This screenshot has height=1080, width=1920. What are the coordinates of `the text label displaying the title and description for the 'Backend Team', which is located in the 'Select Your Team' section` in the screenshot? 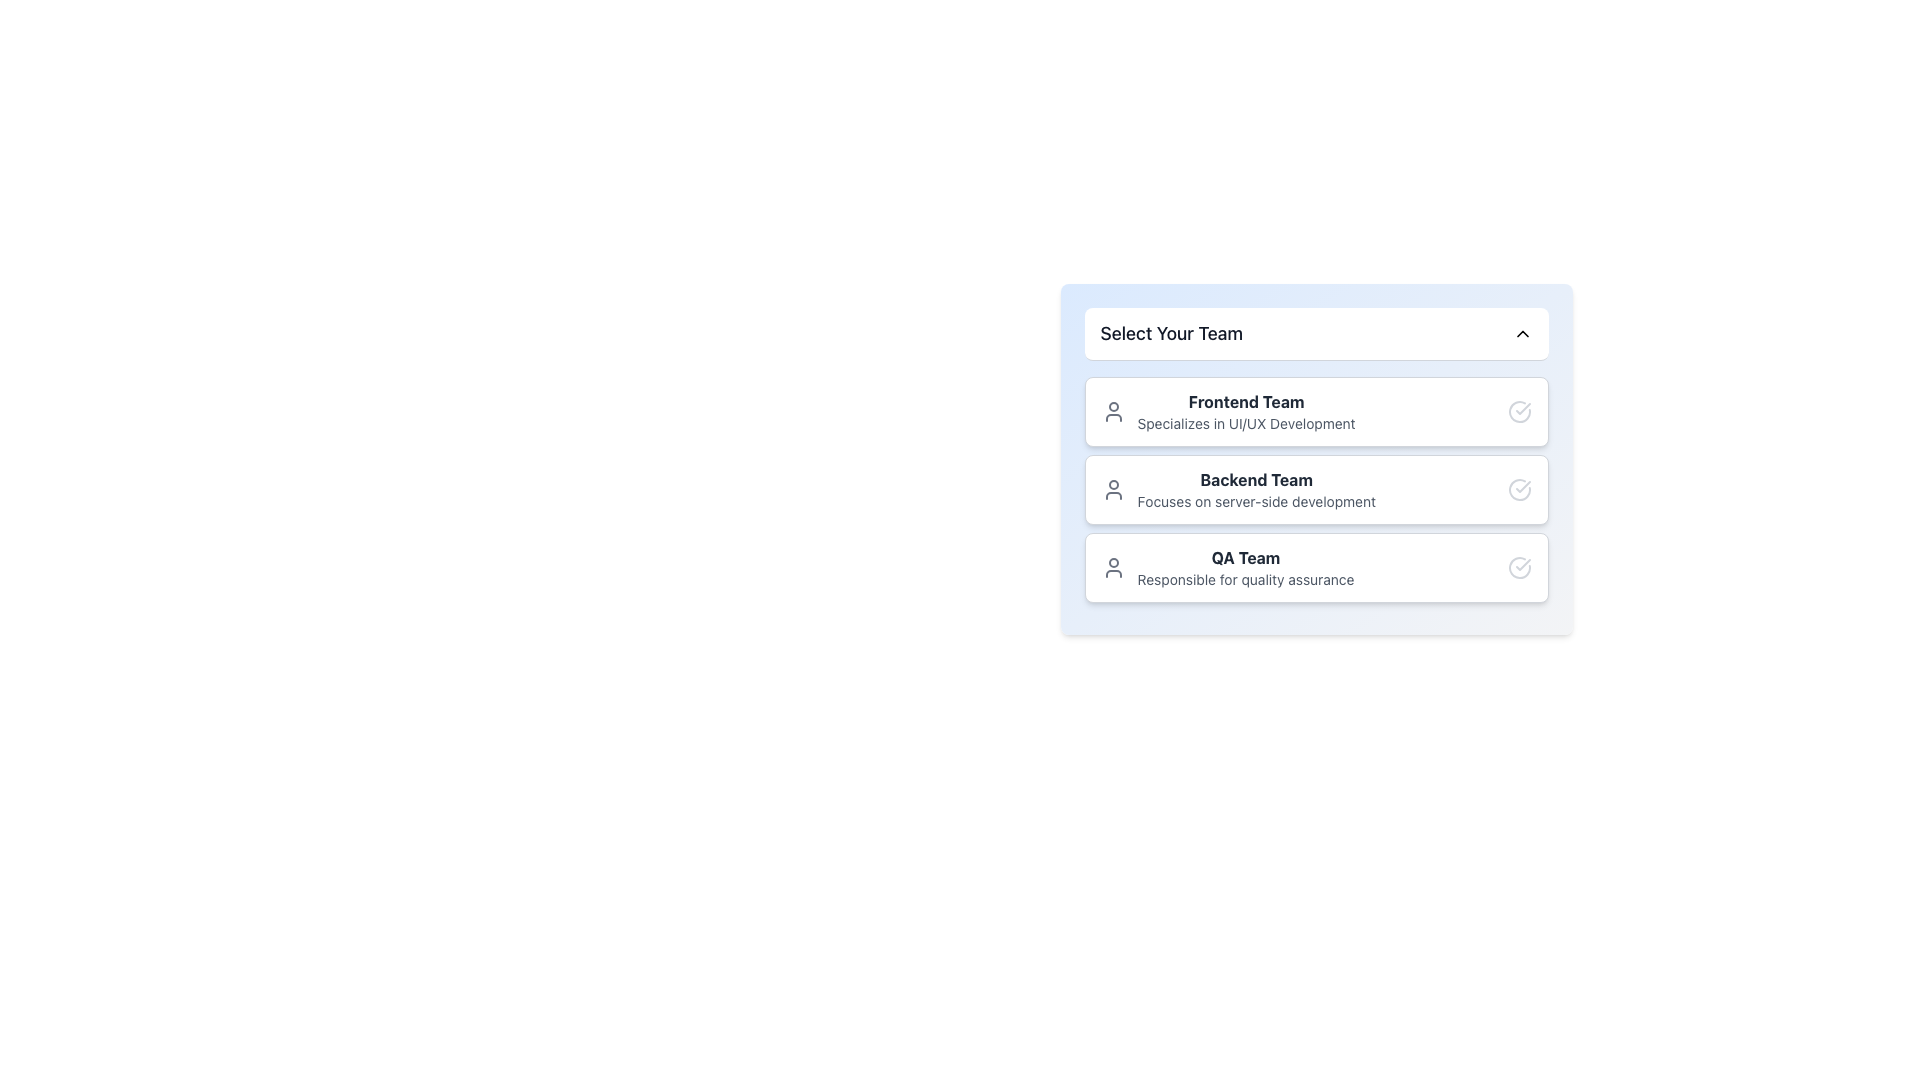 It's located at (1255, 489).